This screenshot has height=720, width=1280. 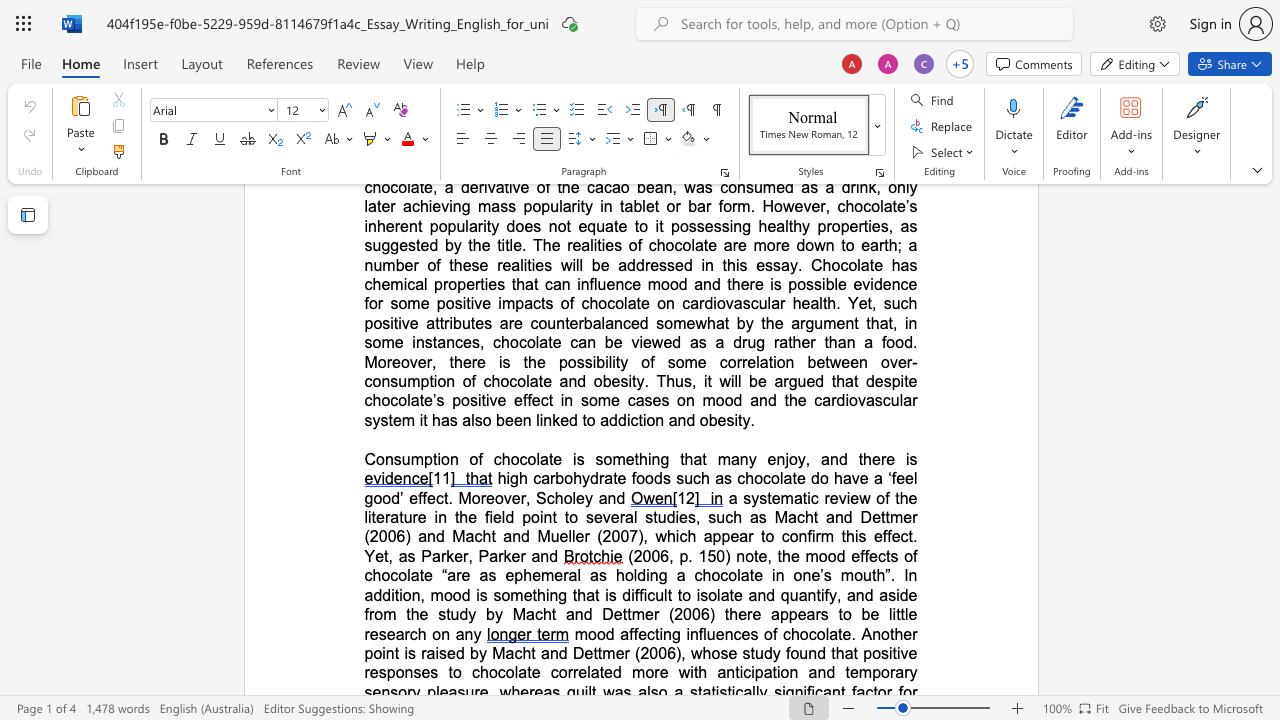 I want to click on the space between the continuous character "t" and "m" in the text, so click(x=891, y=516).